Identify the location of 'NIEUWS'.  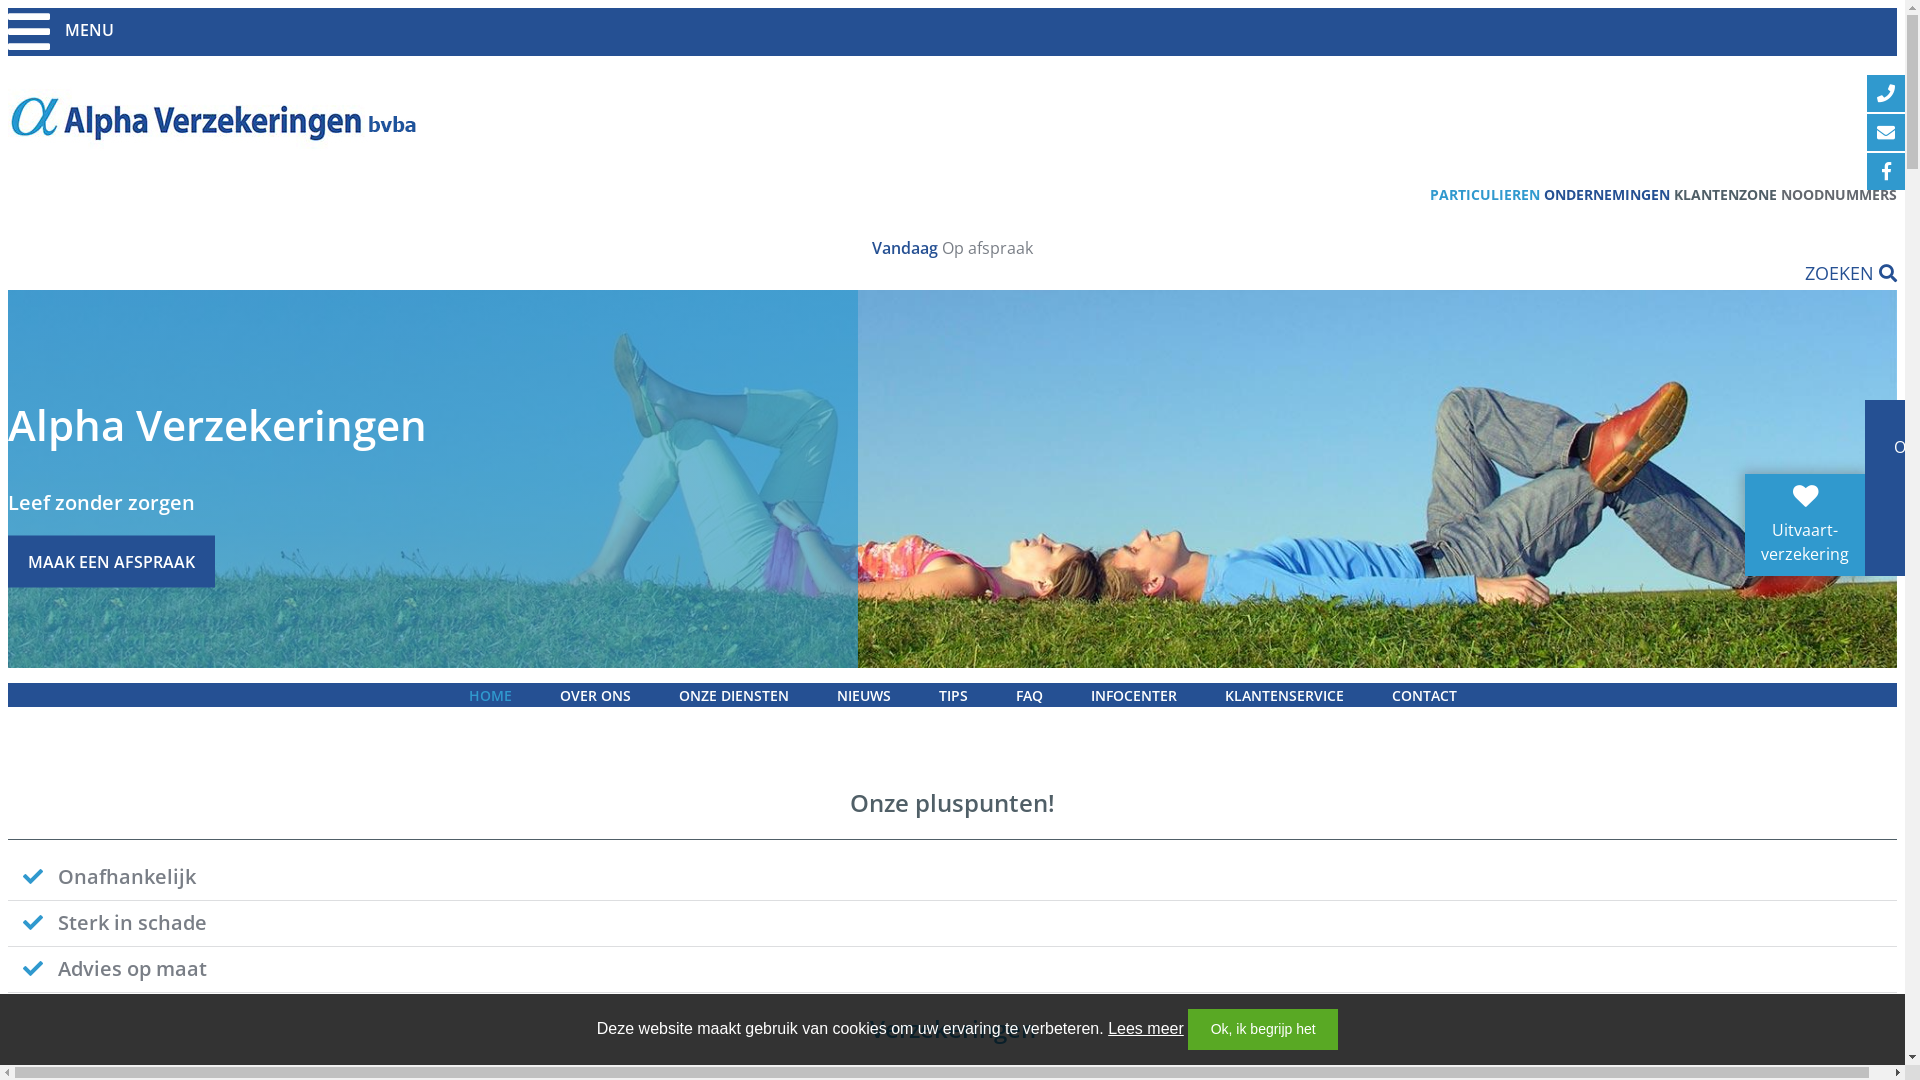
(863, 694).